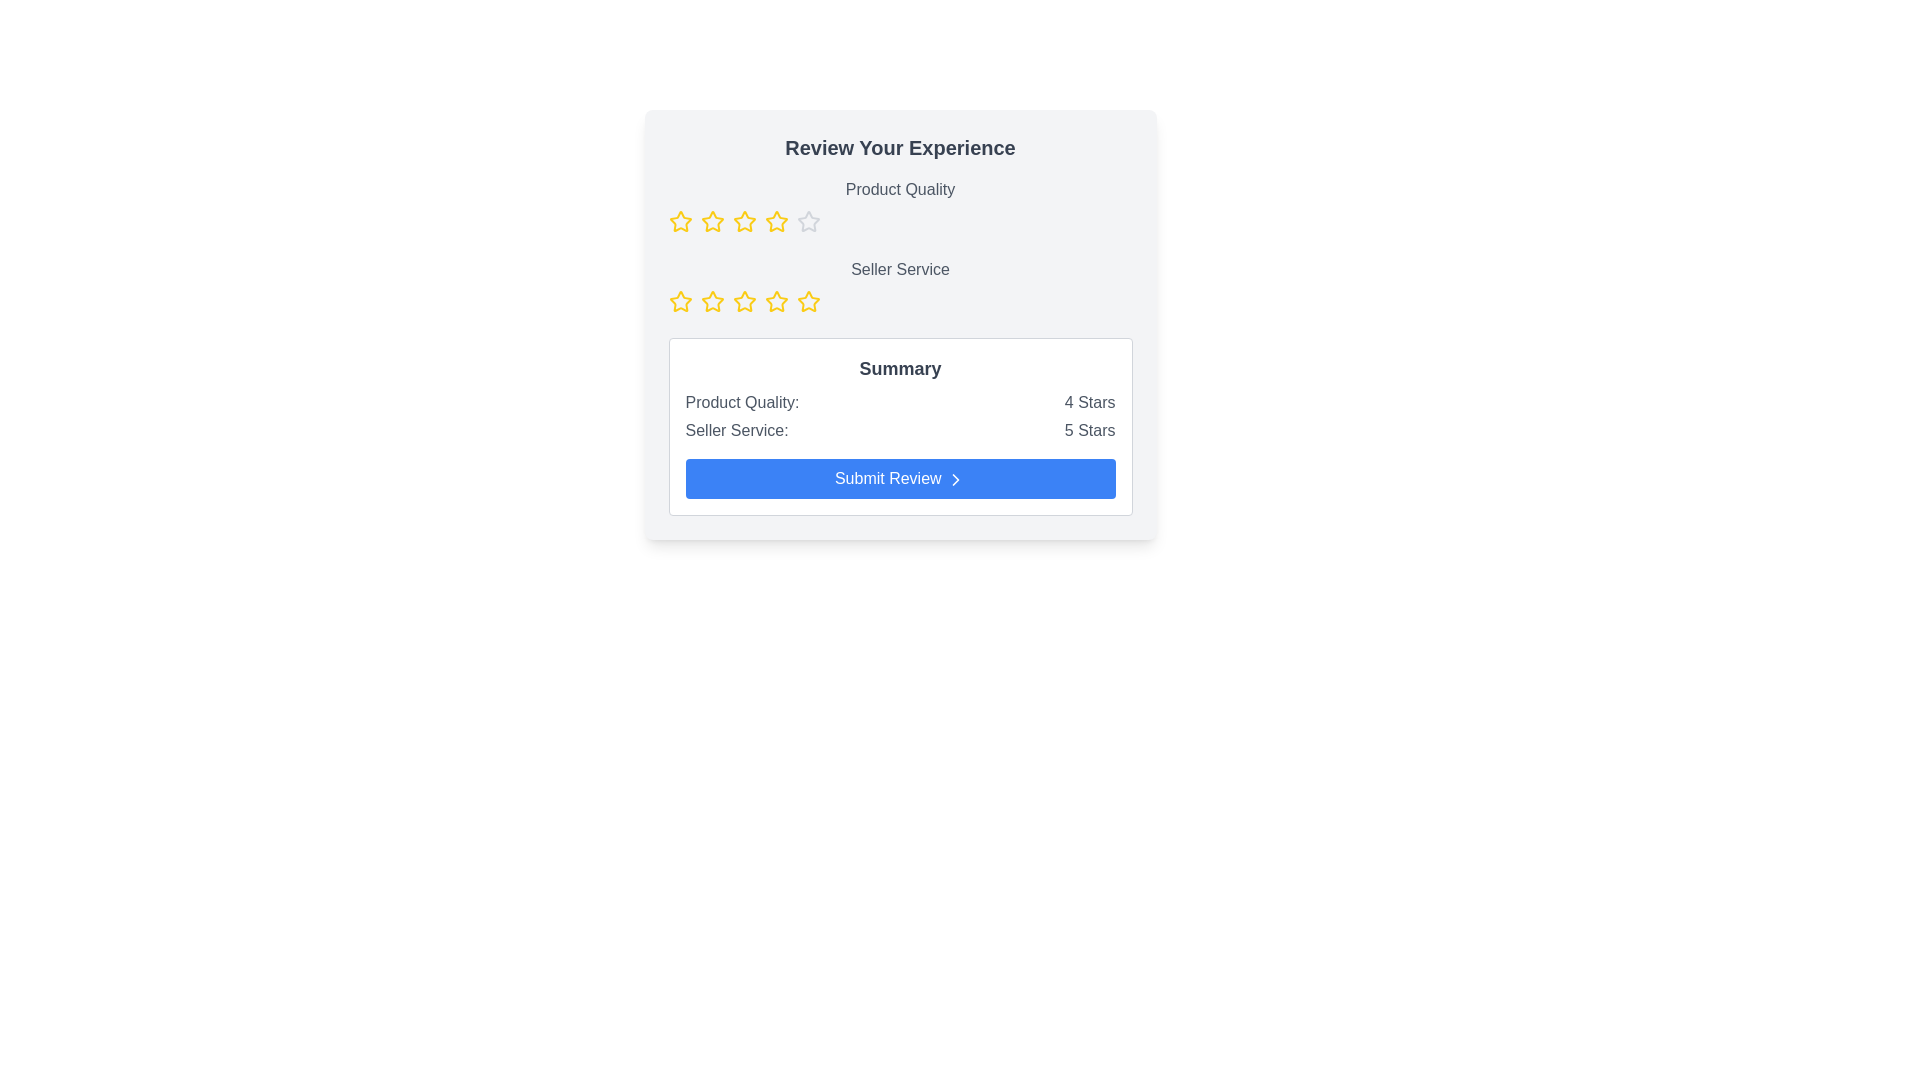 The height and width of the screenshot is (1080, 1920). I want to click on the 'Product Quality' label, which is styled in gray and positioned above the rating stars within the 'Review Your Experience' card, so click(899, 189).